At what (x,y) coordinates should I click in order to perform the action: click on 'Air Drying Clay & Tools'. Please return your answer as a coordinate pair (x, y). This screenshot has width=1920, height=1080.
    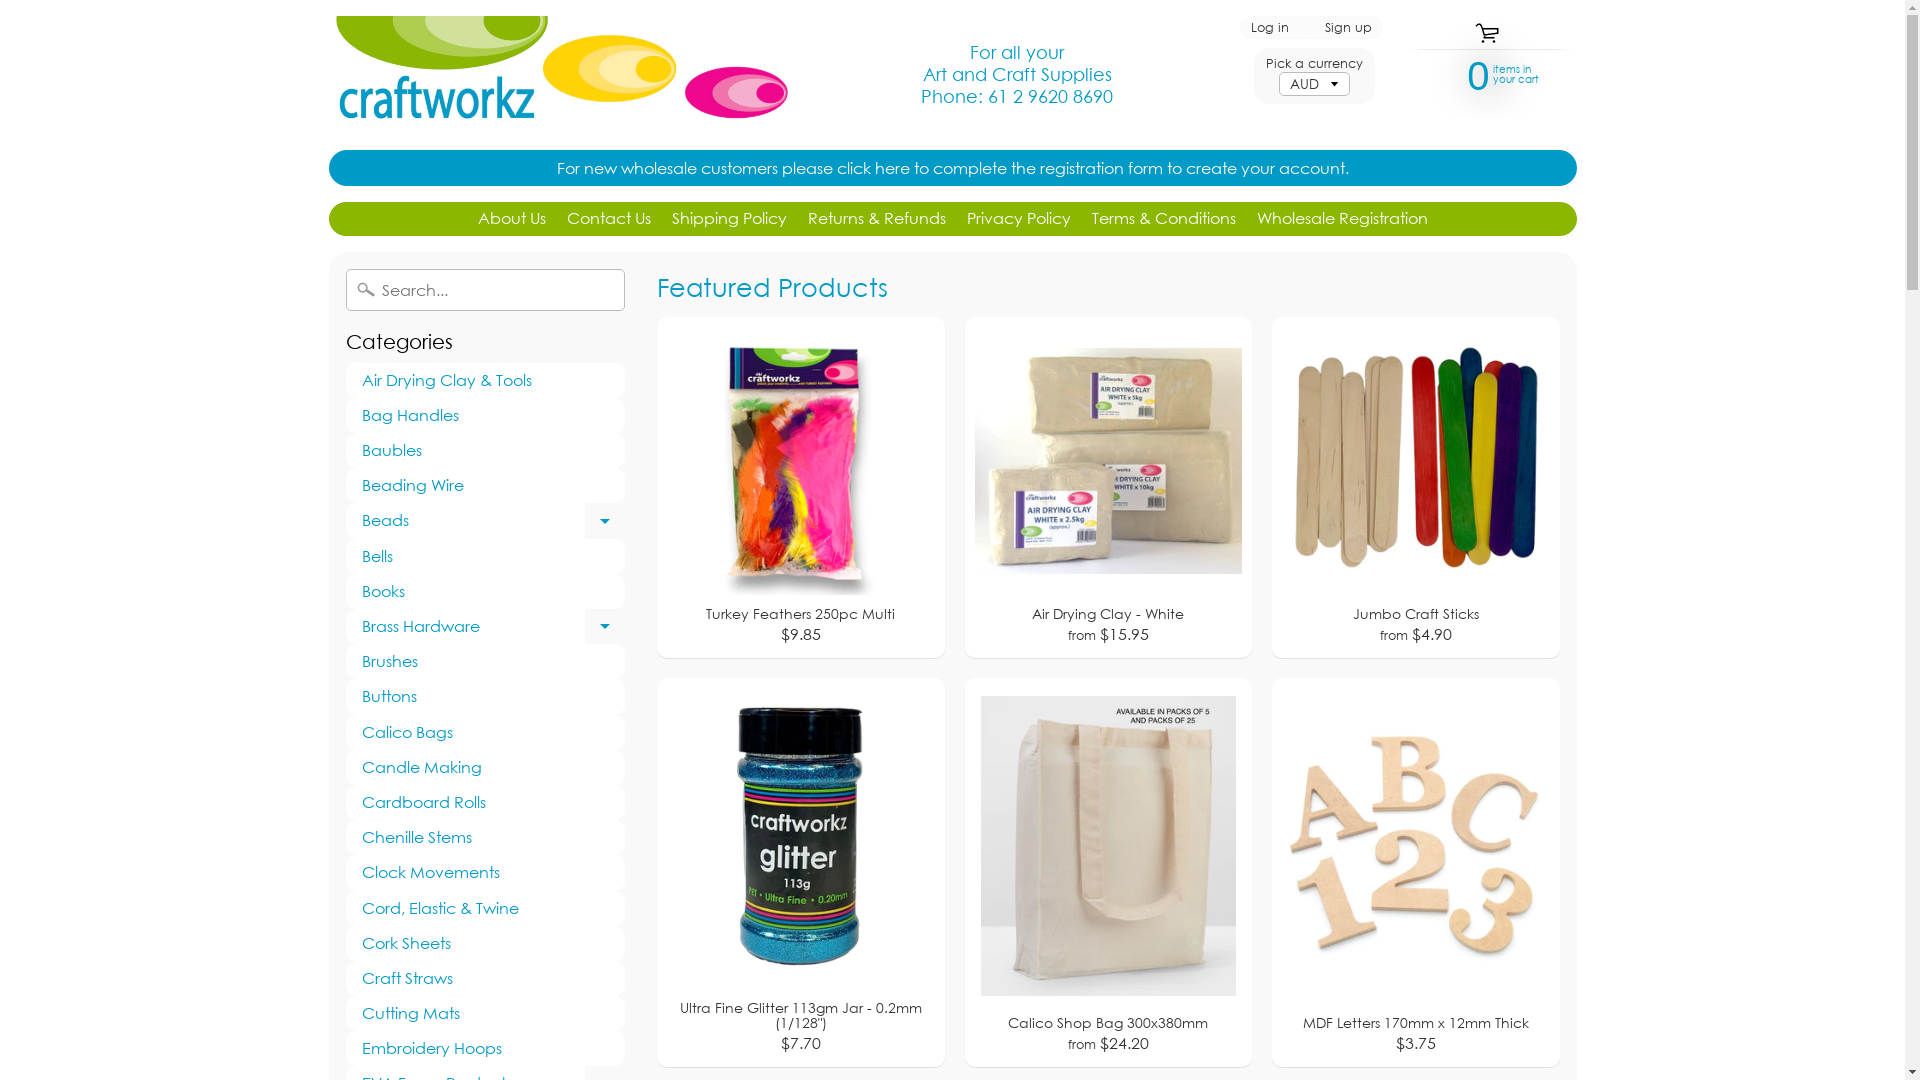
    Looking at the image, I should click on (485, 380).